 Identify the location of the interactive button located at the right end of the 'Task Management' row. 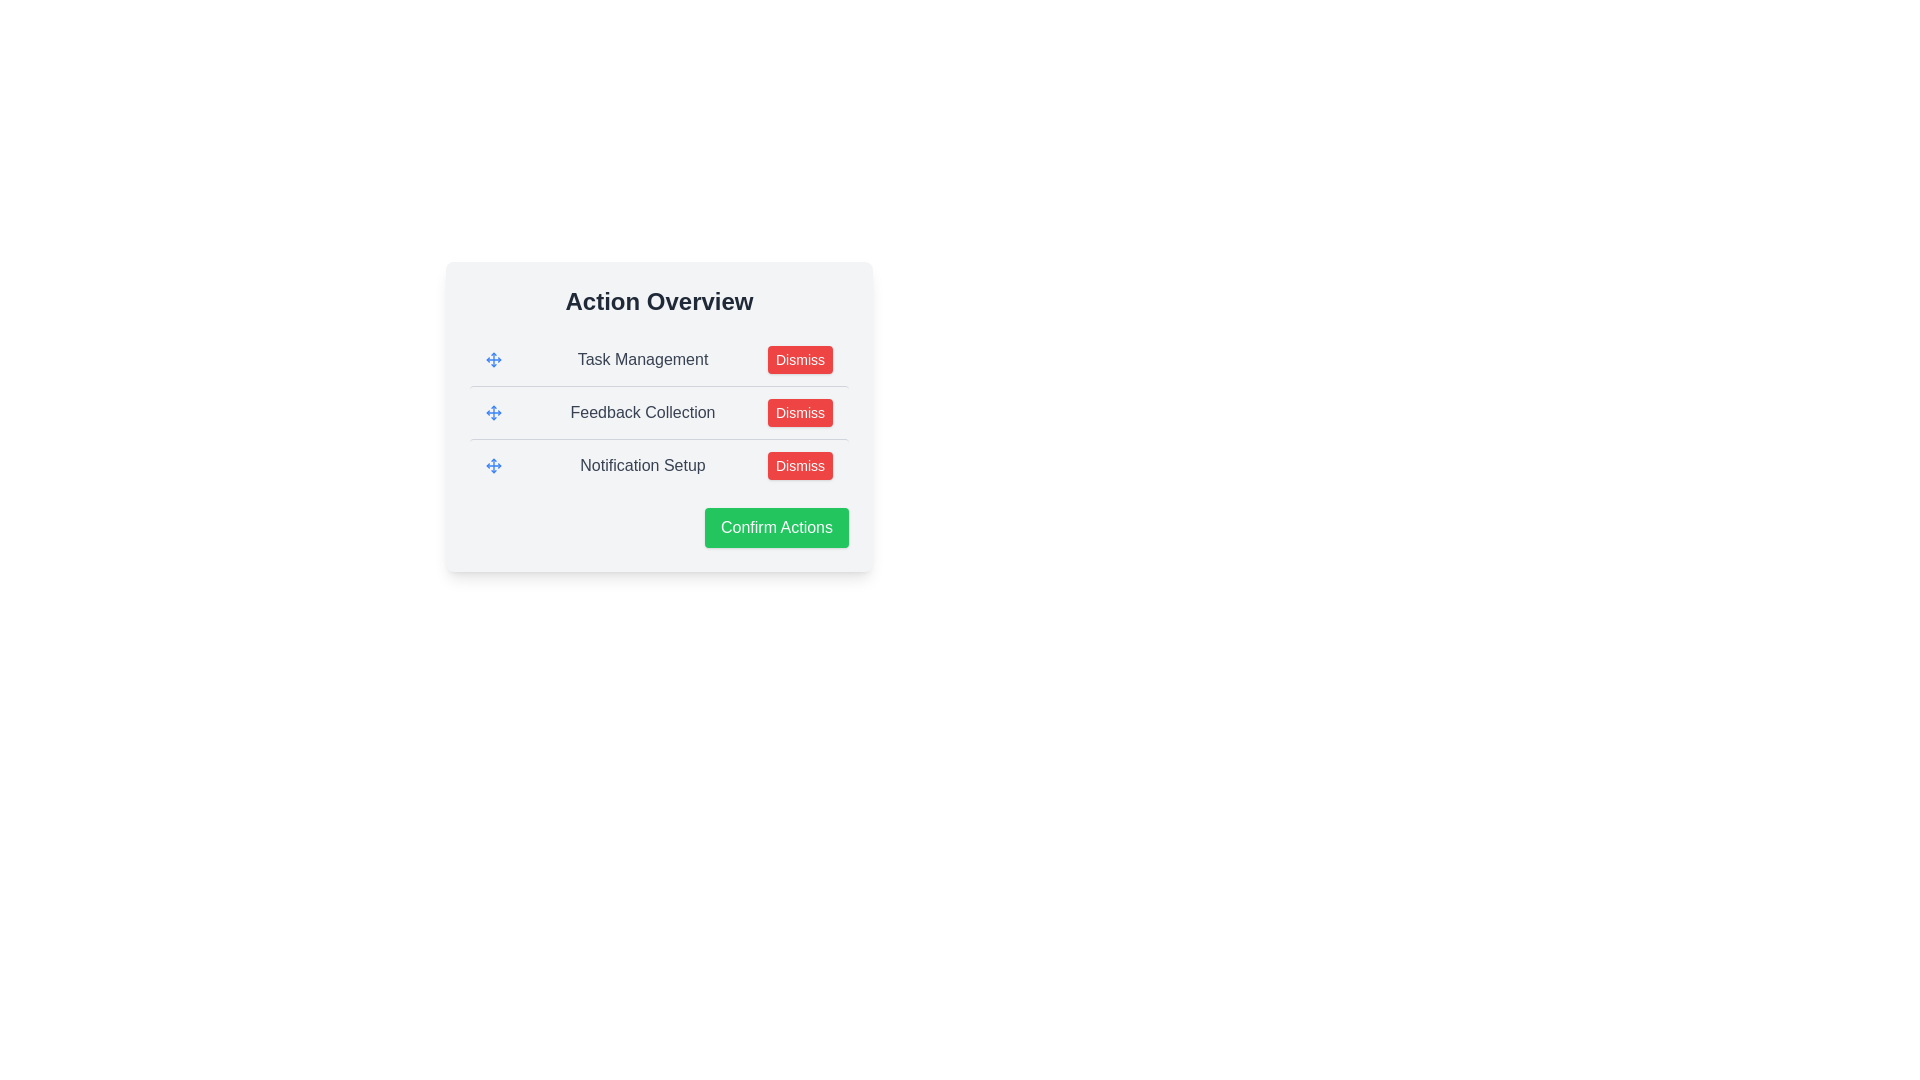
(800, 358).